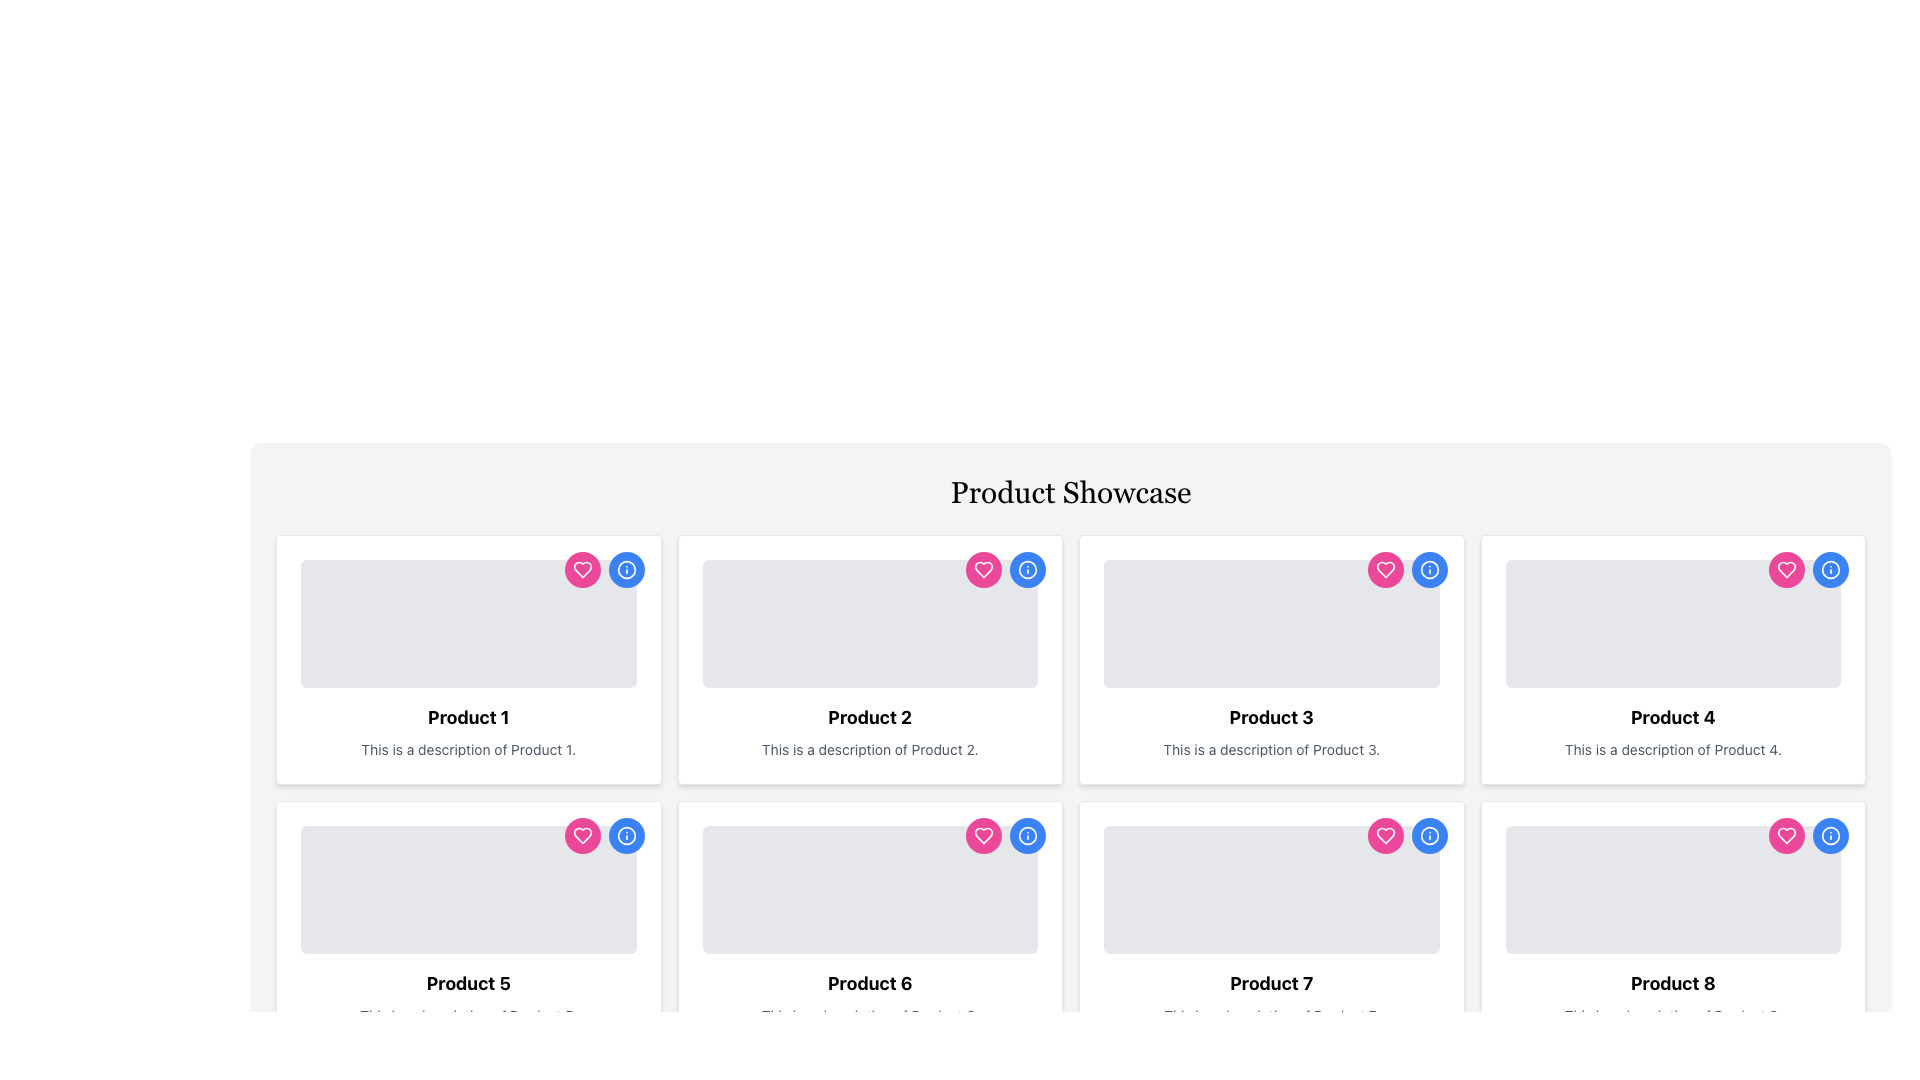 The height and width of the screenshot is (1080, 1920). Describe the element at coordinates (1830, 836) in the screenshot. I see `the information button located in the bottom-right corner of the 'Product 8' card` at that location.